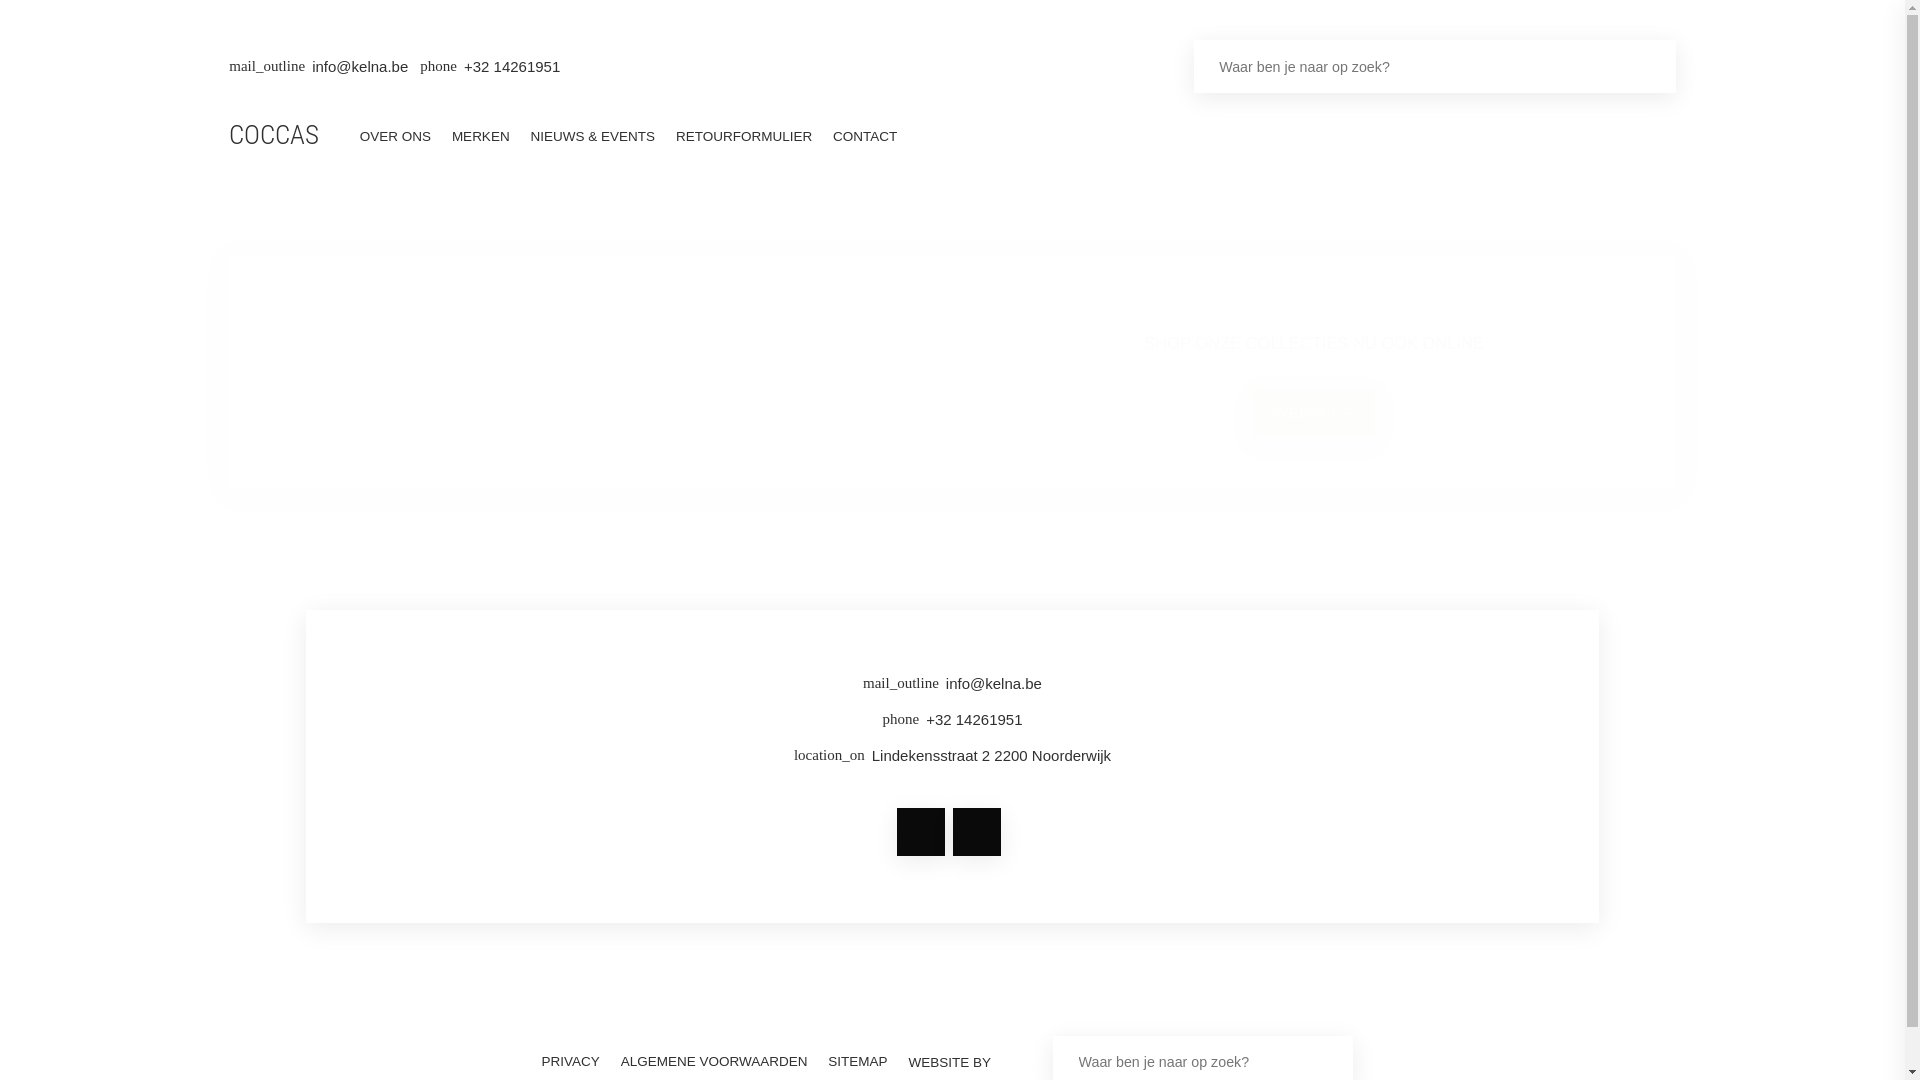  What do you see at coordinates (272, 137) in the screenshot?
I see `'COCCAS'` at bounding box center [272, 137].